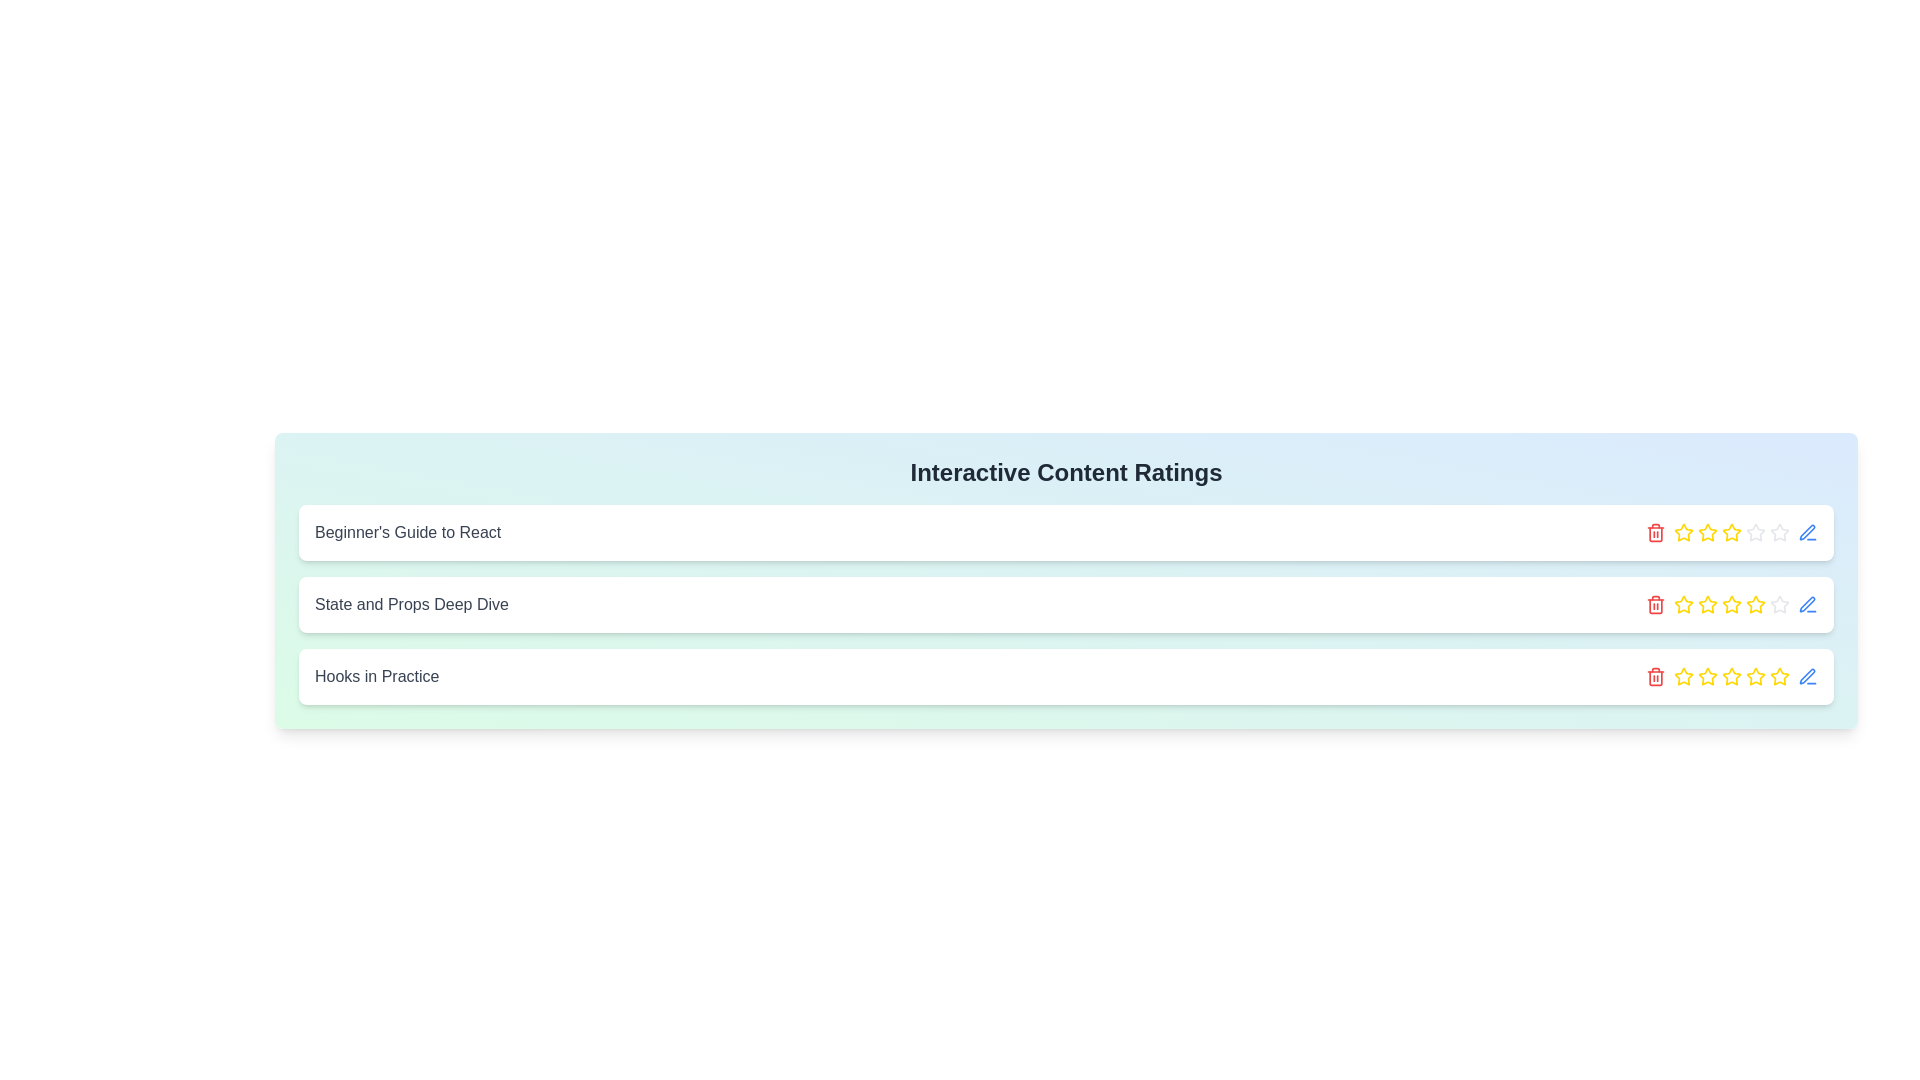 The height and width of the screenshot is (1080, 1920). Describe the element at coordinates (1707, 531) in the screenshot. I see `the third star icon in the five-star rating system` at that location.